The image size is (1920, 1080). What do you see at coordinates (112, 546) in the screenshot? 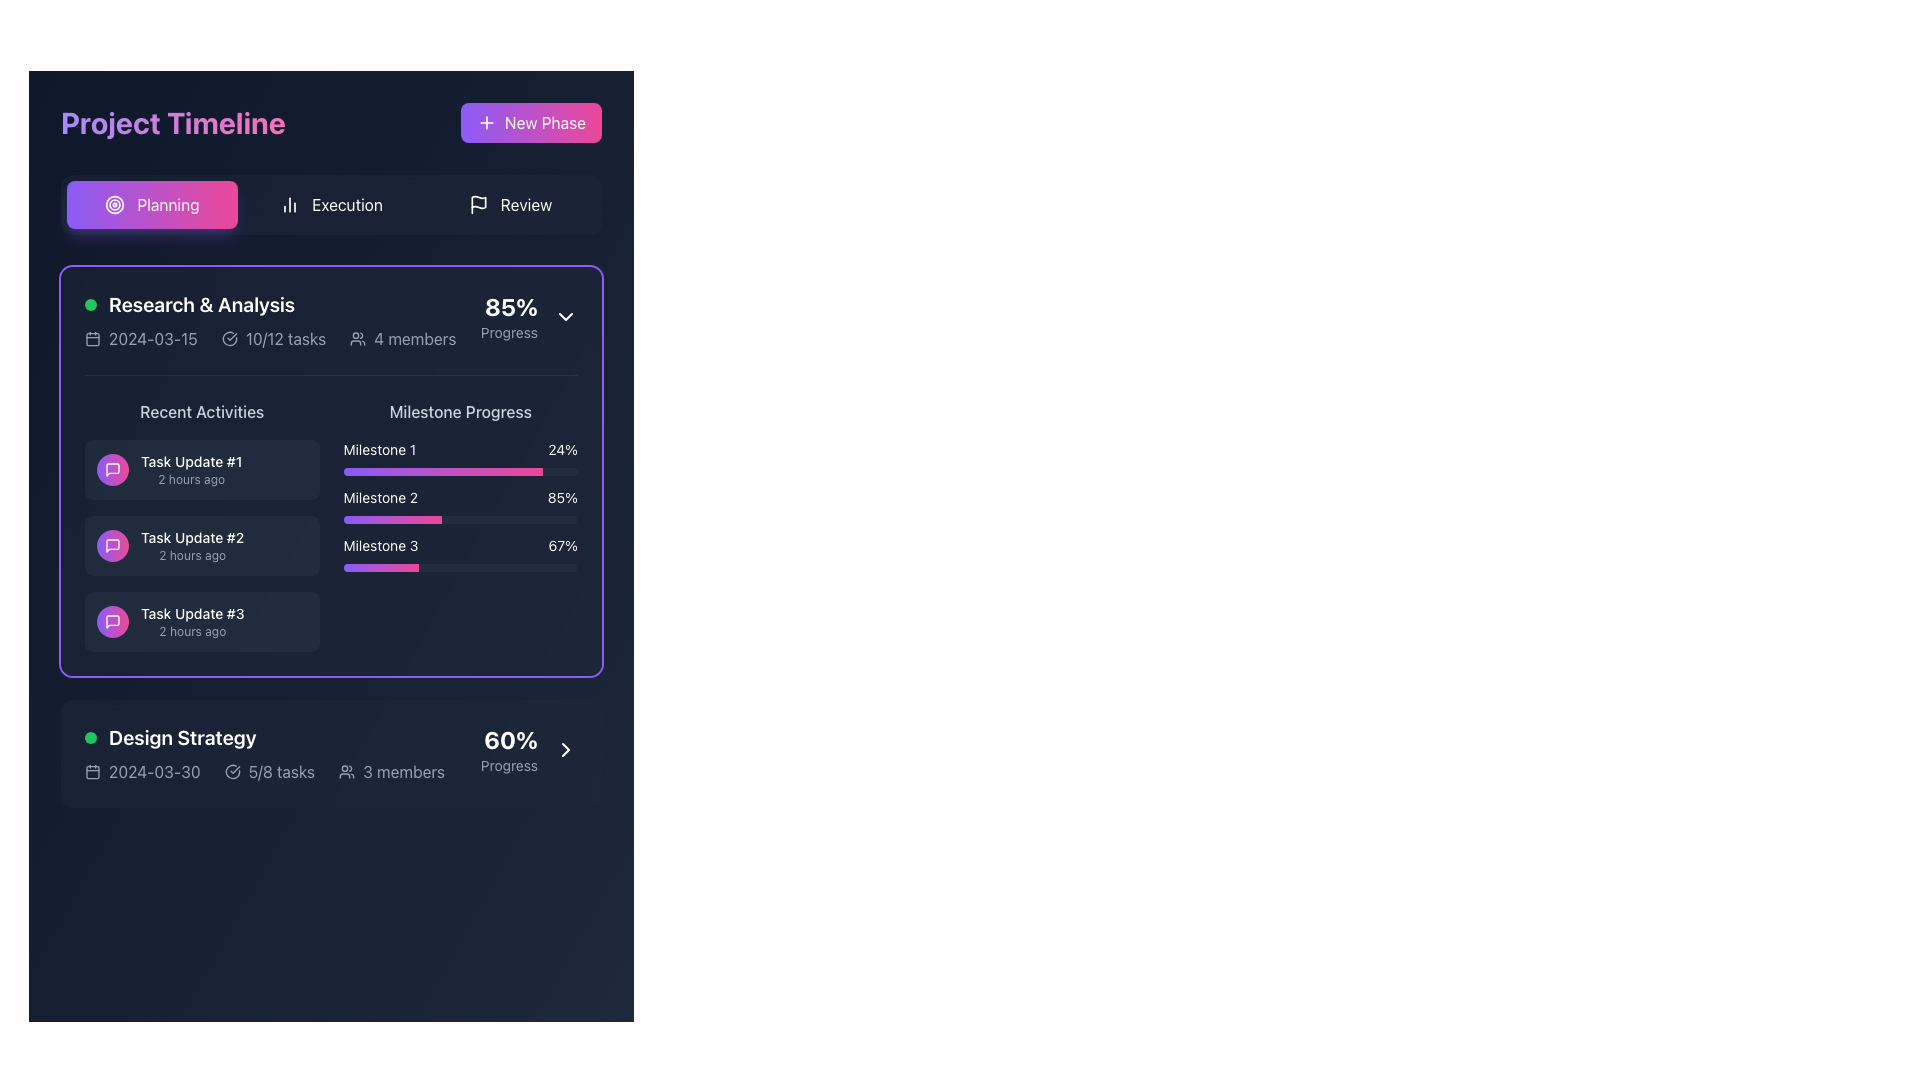
I see `the first icon in the 'Recent Activities' section, which represents messaging or discussions related to 'Task Update #1'` at bounding box center [112, 546].